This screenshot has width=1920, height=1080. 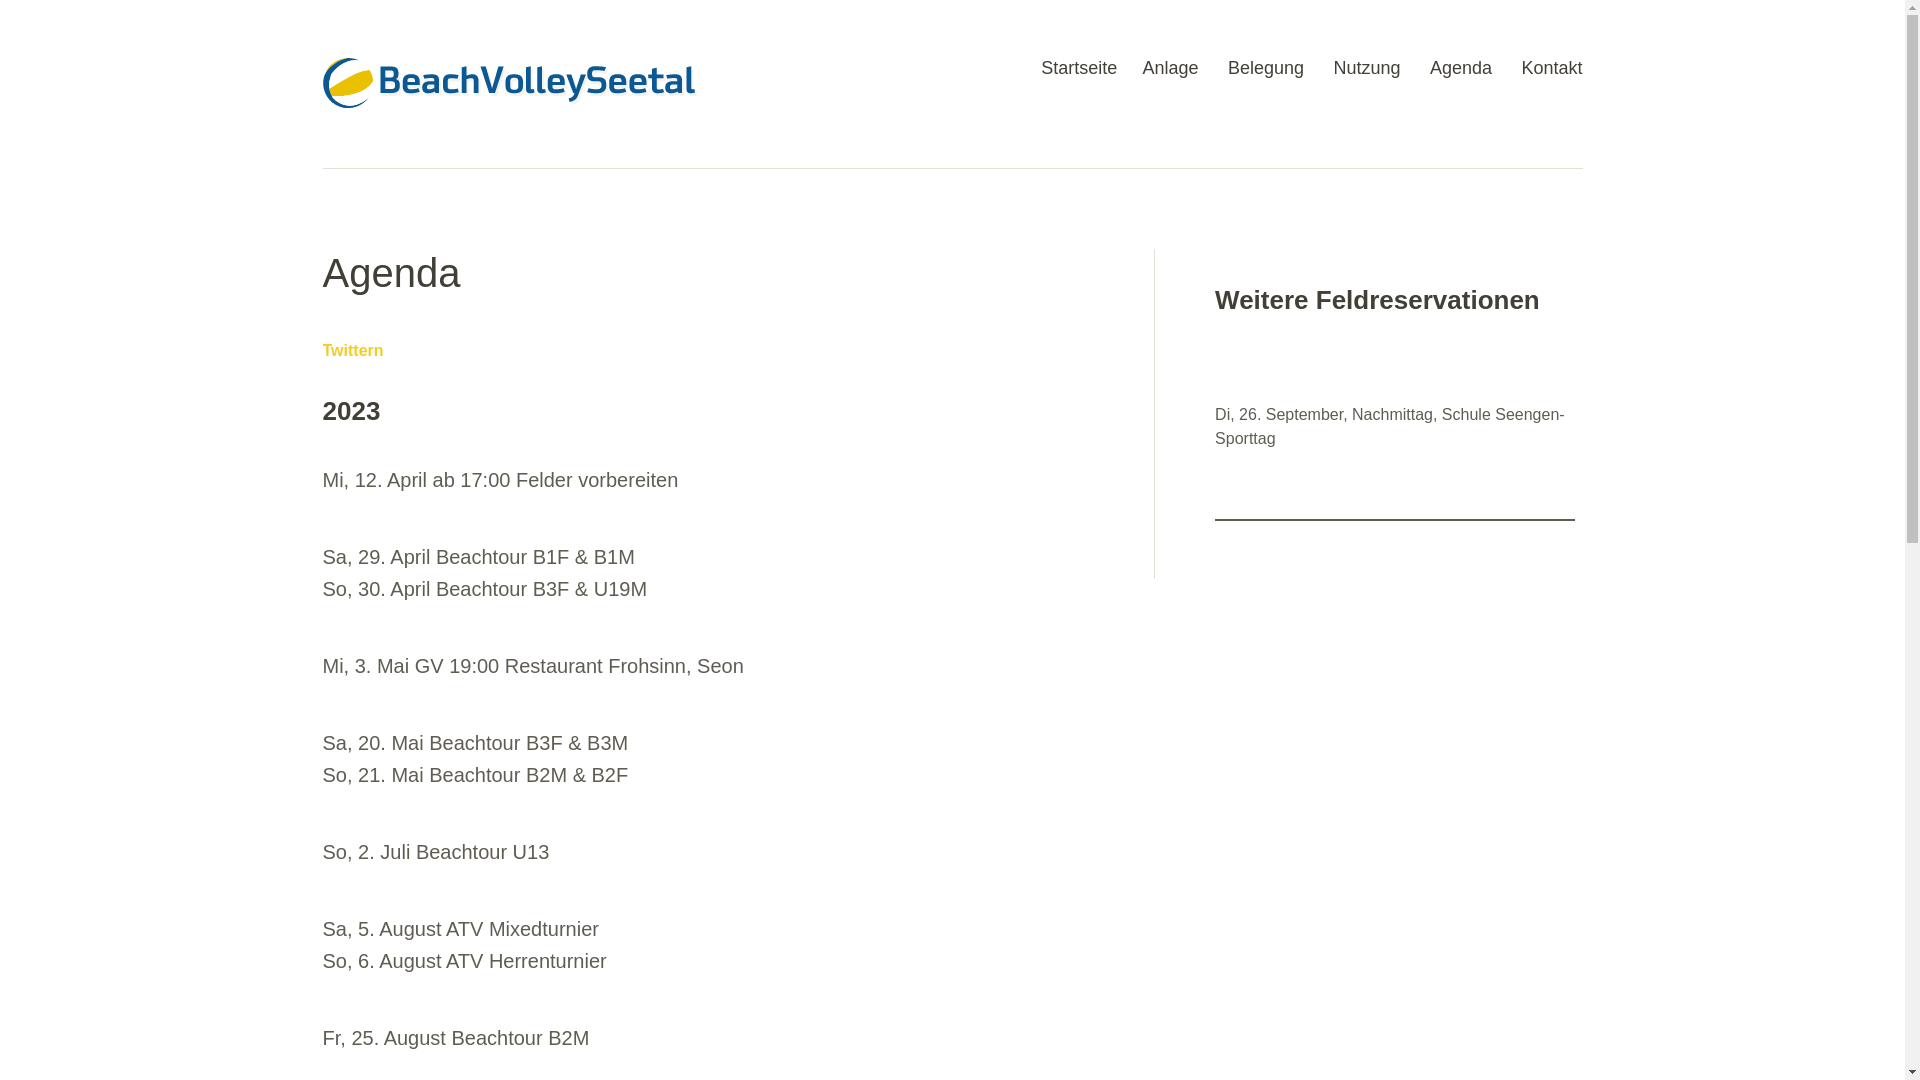 I want to click on 'Nutzung', so click(x=1333, y=76).